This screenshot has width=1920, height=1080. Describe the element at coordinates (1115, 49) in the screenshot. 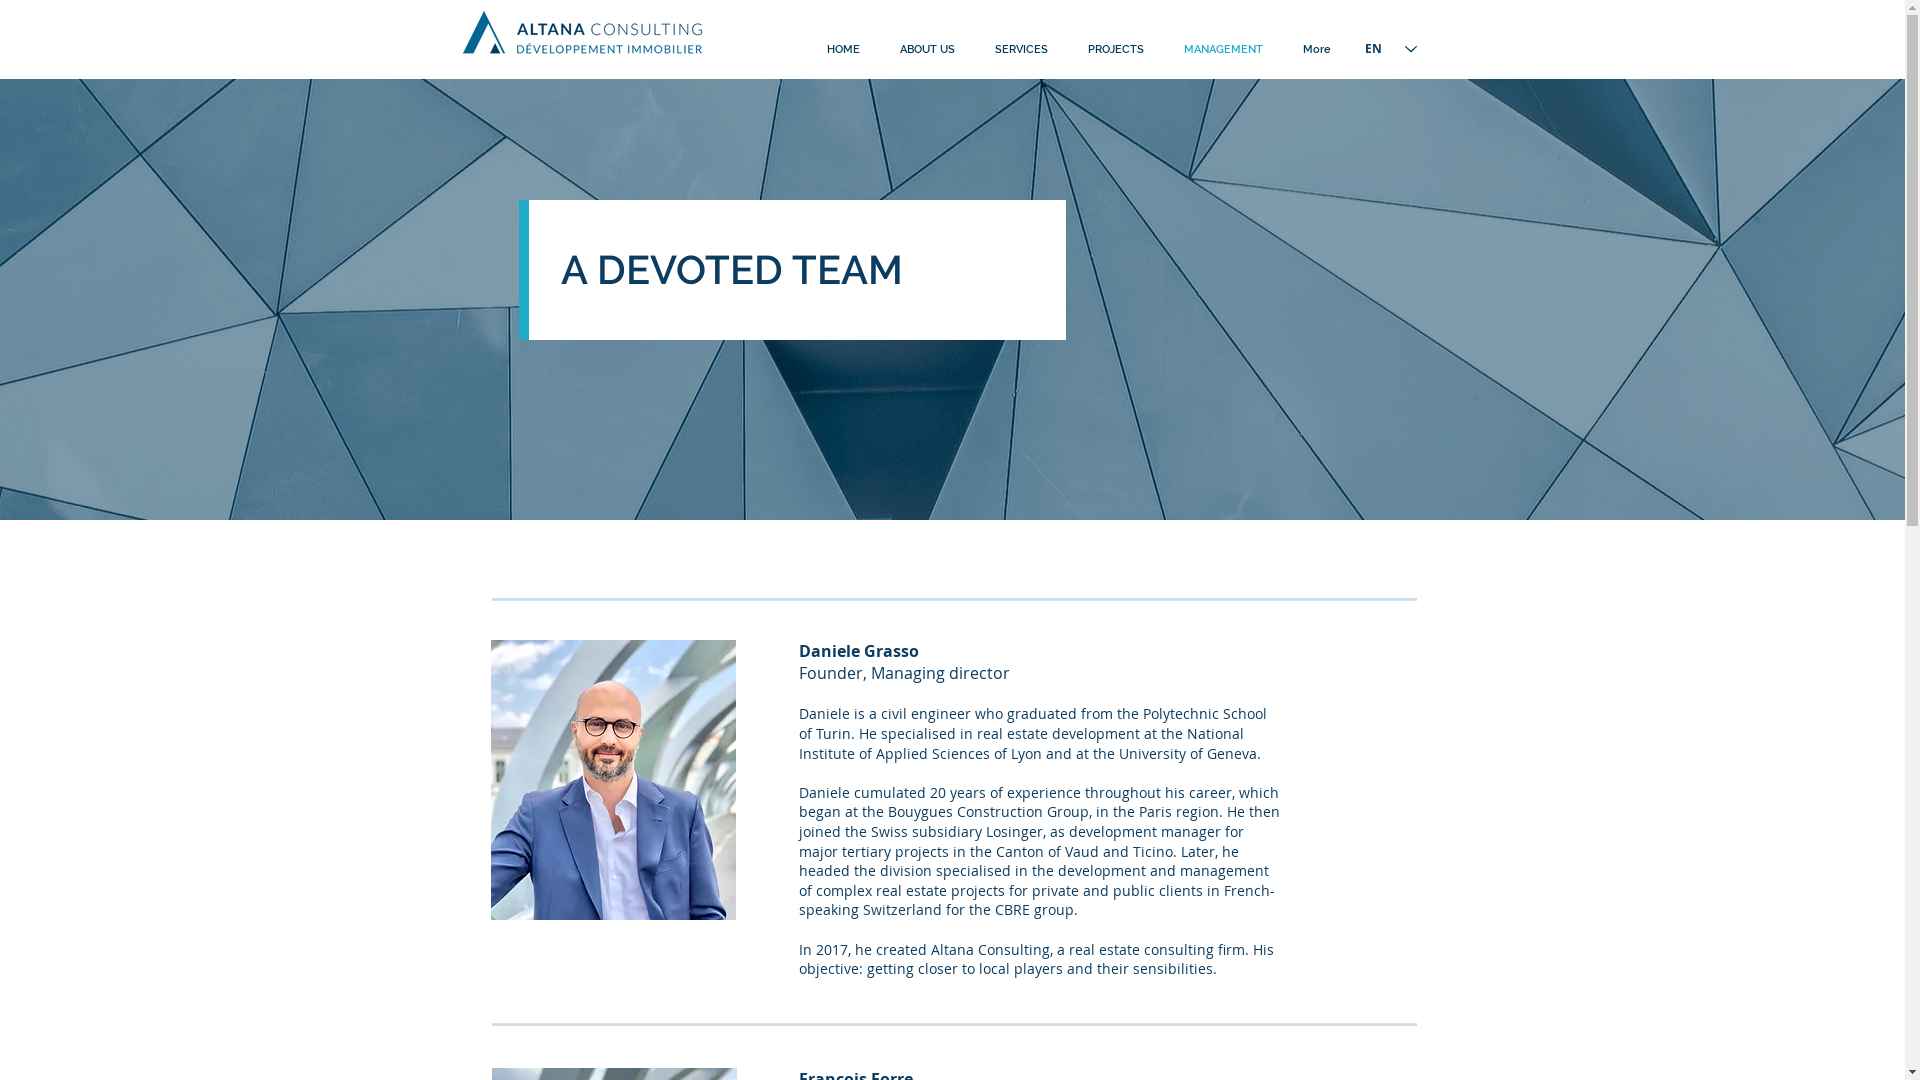

I see `'PROJECTS'` at that location.